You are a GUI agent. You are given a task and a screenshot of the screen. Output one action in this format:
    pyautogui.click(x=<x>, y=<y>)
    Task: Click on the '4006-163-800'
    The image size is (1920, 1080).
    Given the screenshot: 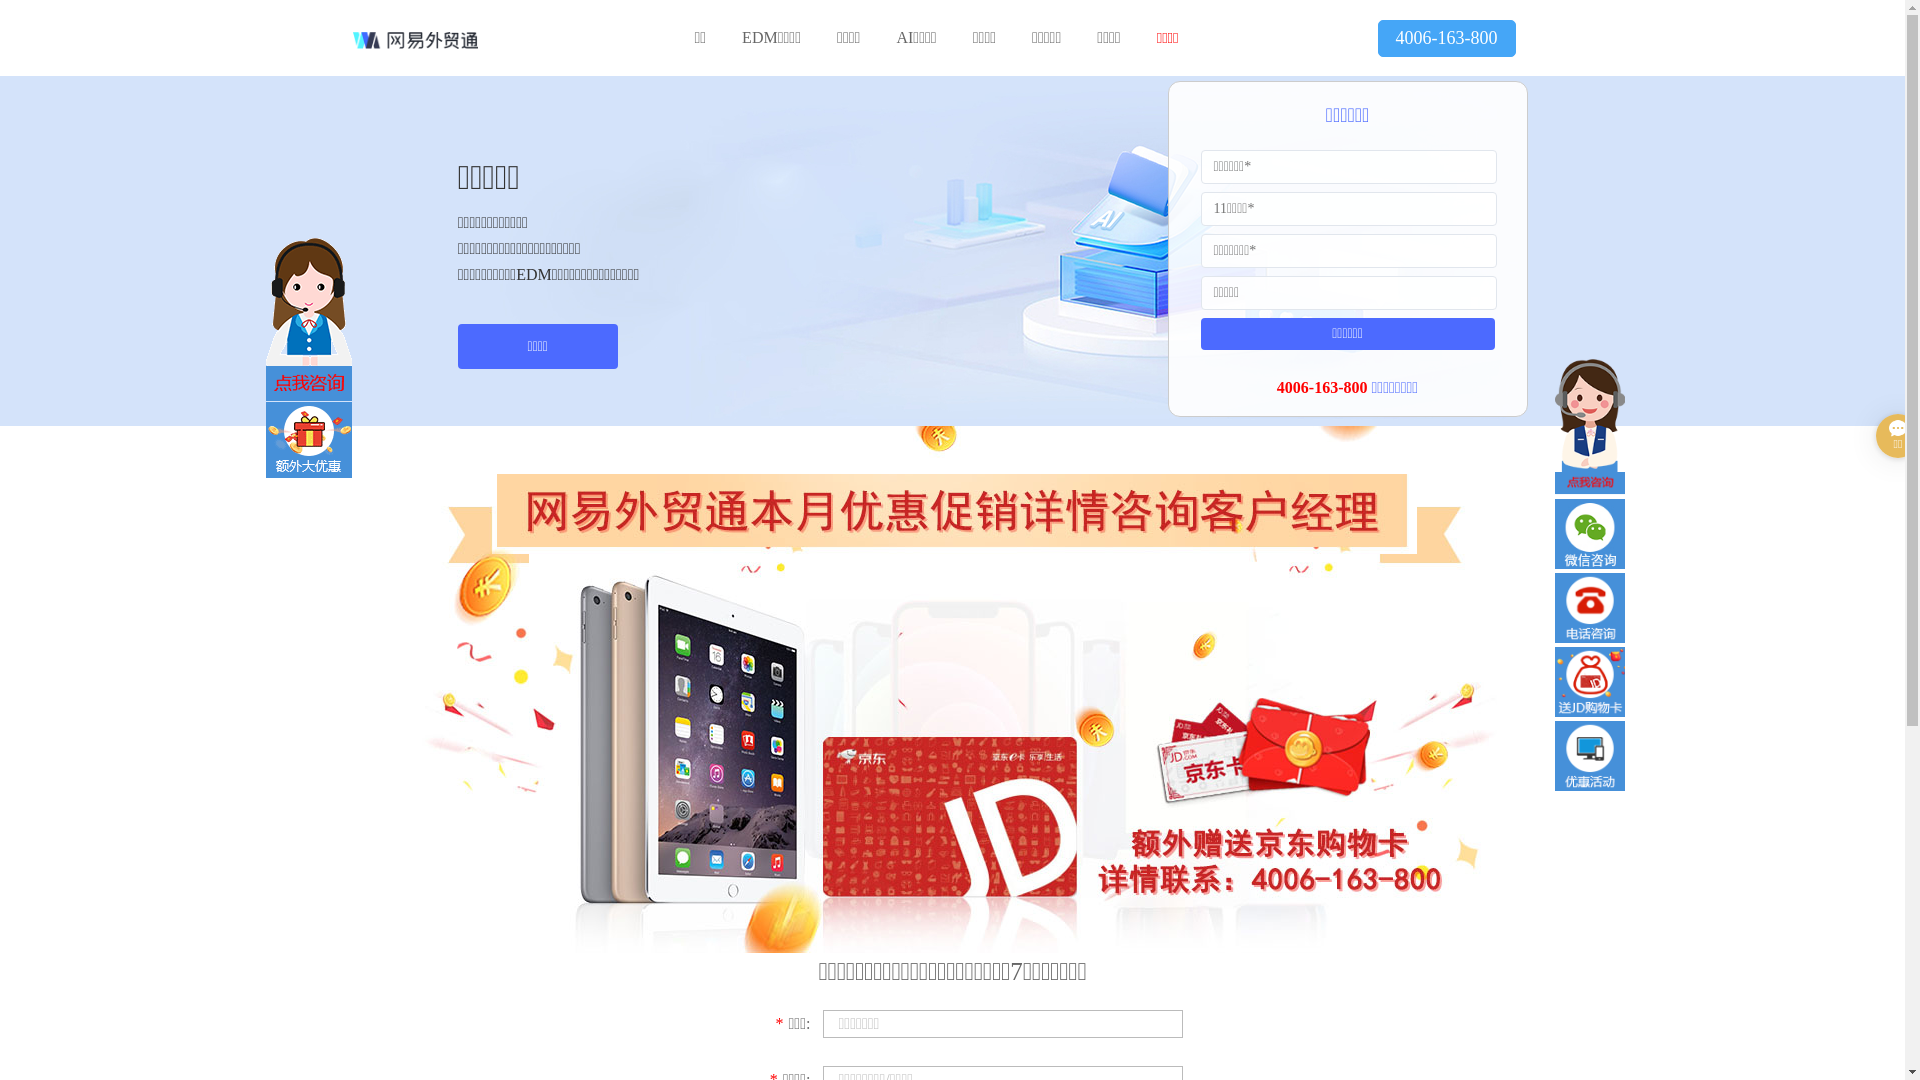 What is the action you would take?
    pyautogui.click(x=1446, y=38)
    